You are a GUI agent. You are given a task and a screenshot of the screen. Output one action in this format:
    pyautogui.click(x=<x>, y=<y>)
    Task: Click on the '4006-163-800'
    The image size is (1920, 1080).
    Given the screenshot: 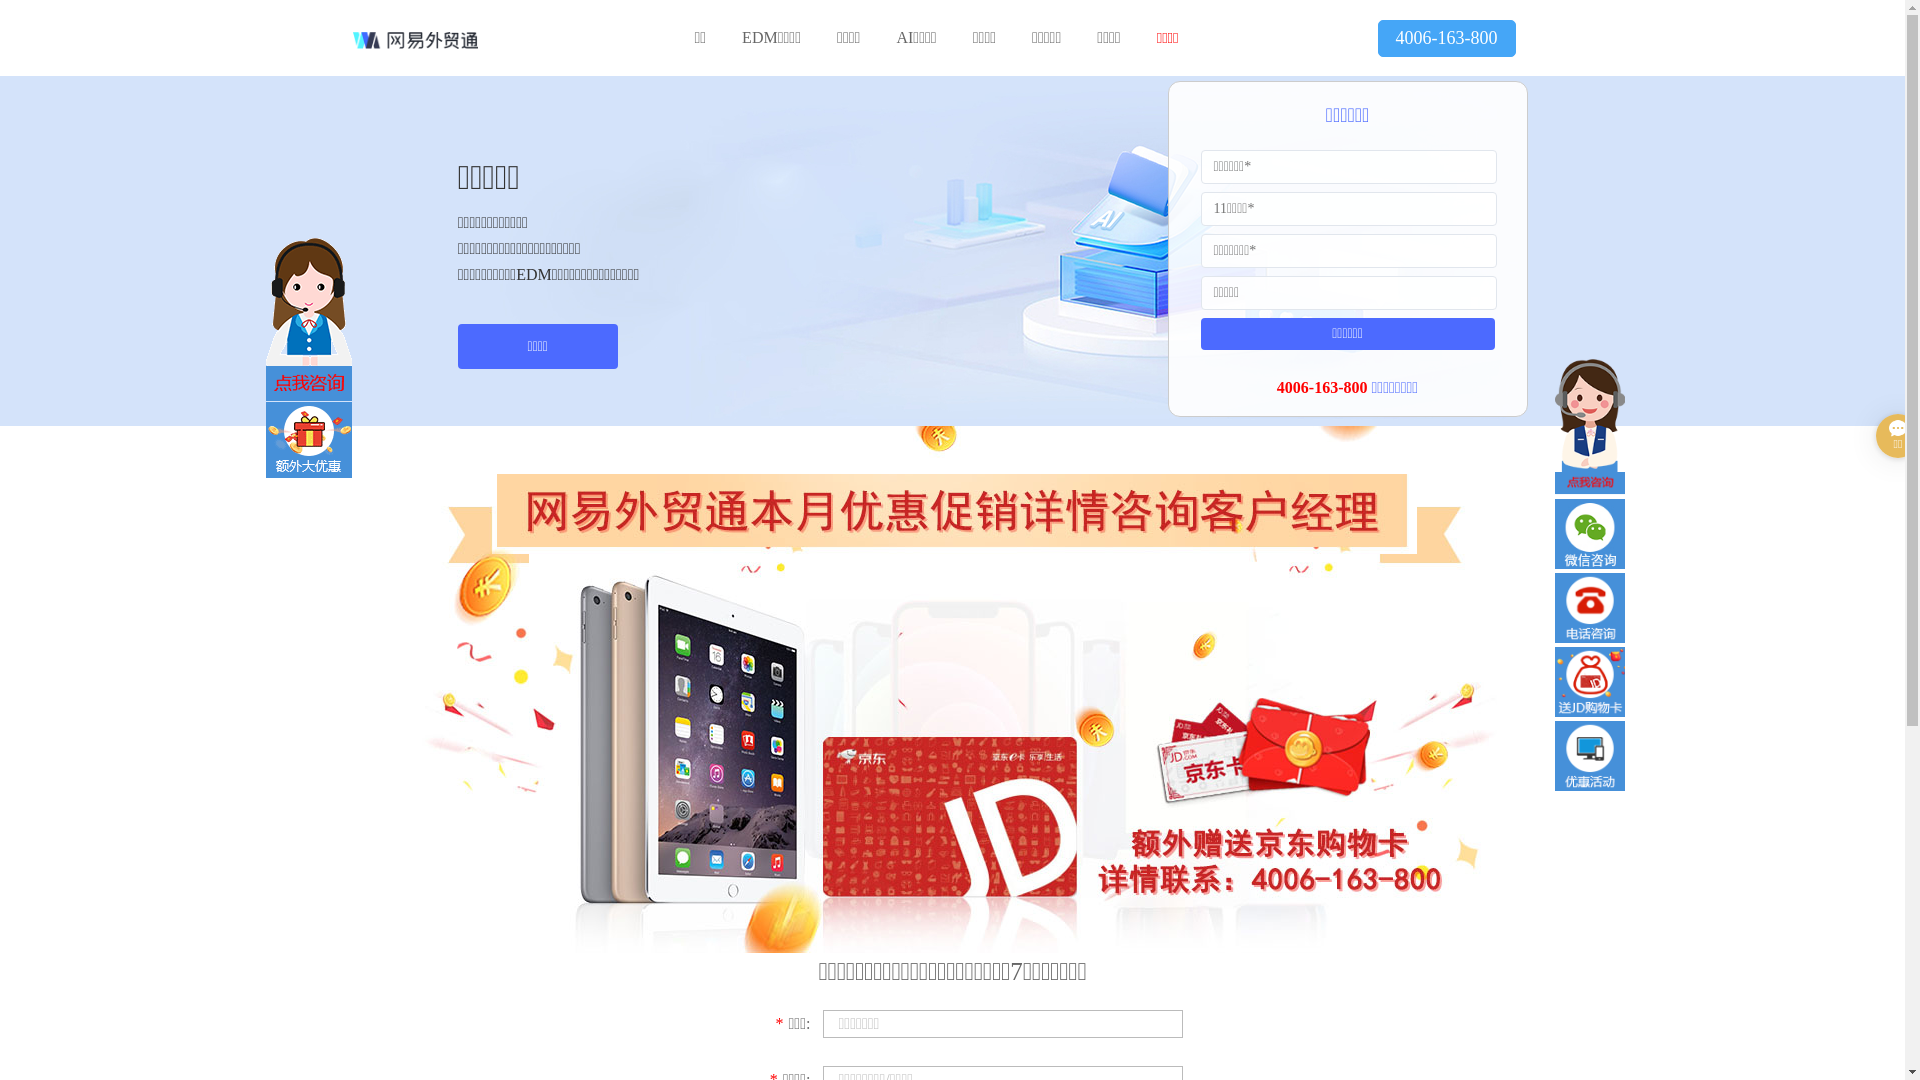 What is the action you would take?
    pyautogui.click(x=1446, y=38)
    